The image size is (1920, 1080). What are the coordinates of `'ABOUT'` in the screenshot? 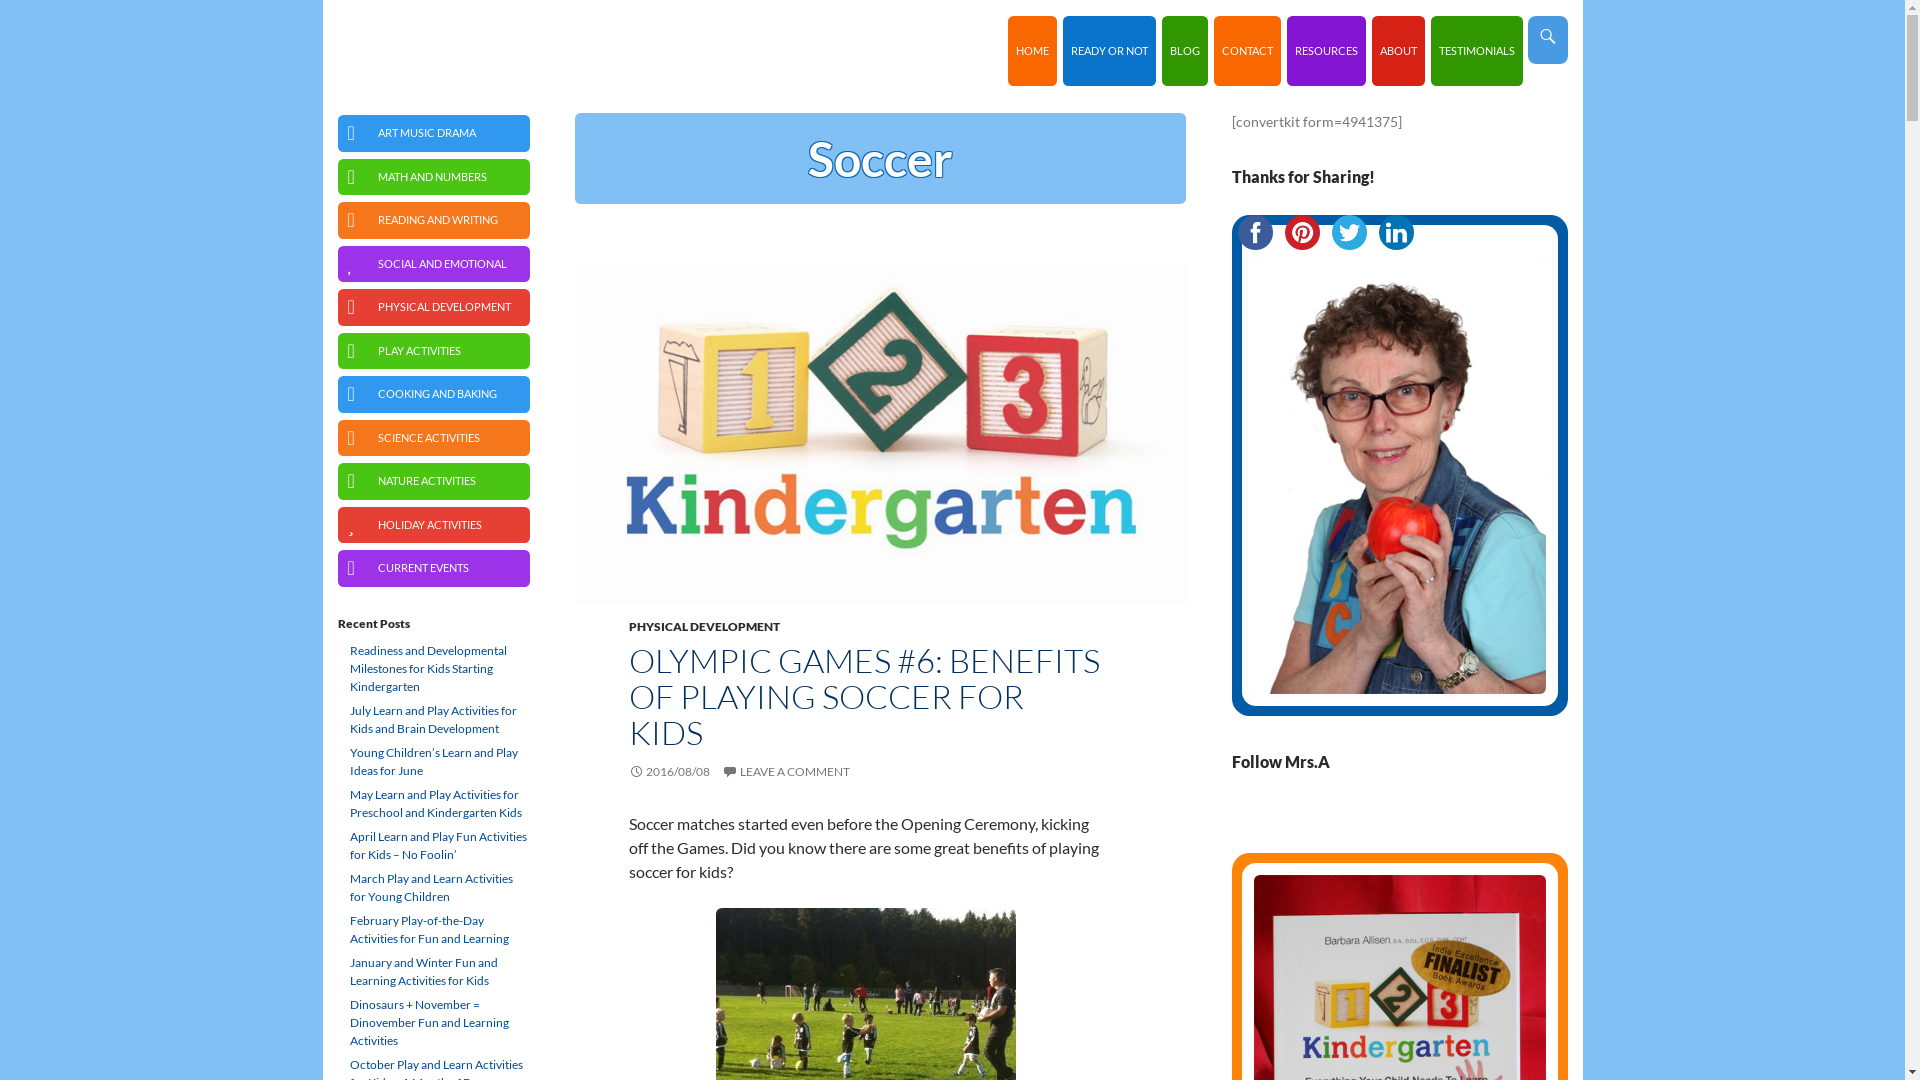 It's located at (1397, 49).